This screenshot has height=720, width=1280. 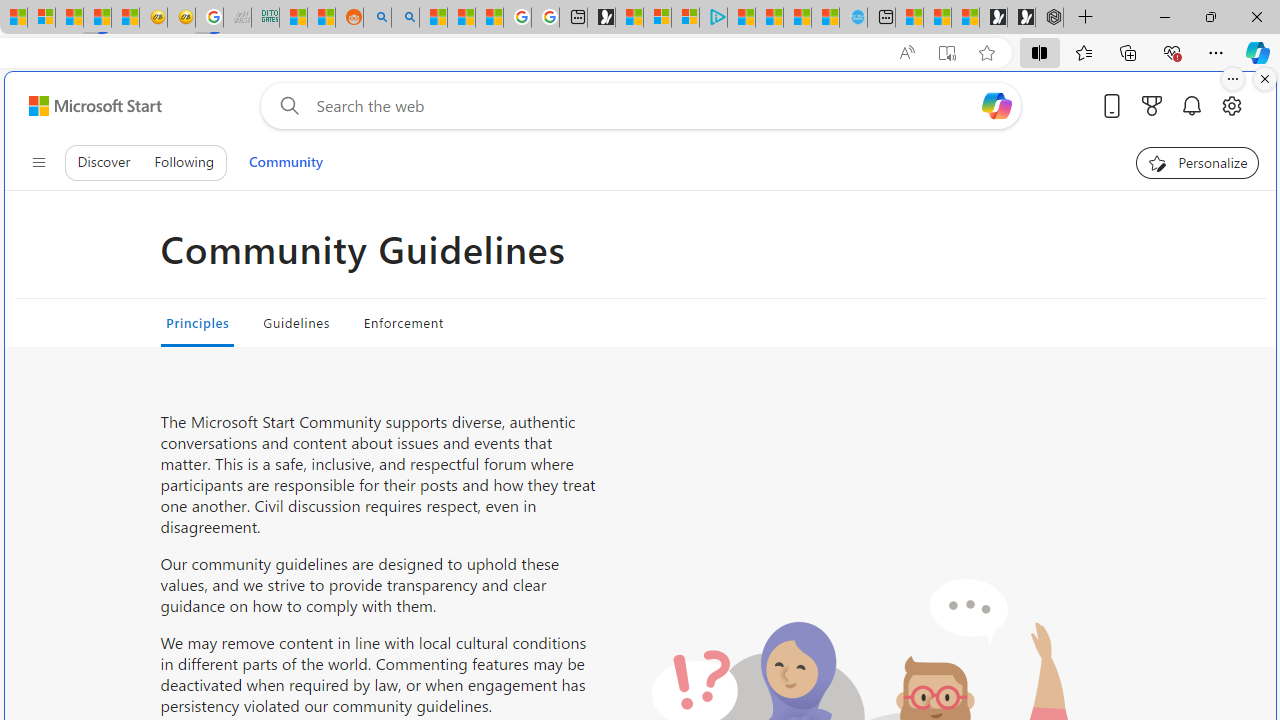 What do you see at coordinates (945, 52) in the screenshot?
I see `'Enter Immersive Reader (F9)'` at bounding box center [945, 52].